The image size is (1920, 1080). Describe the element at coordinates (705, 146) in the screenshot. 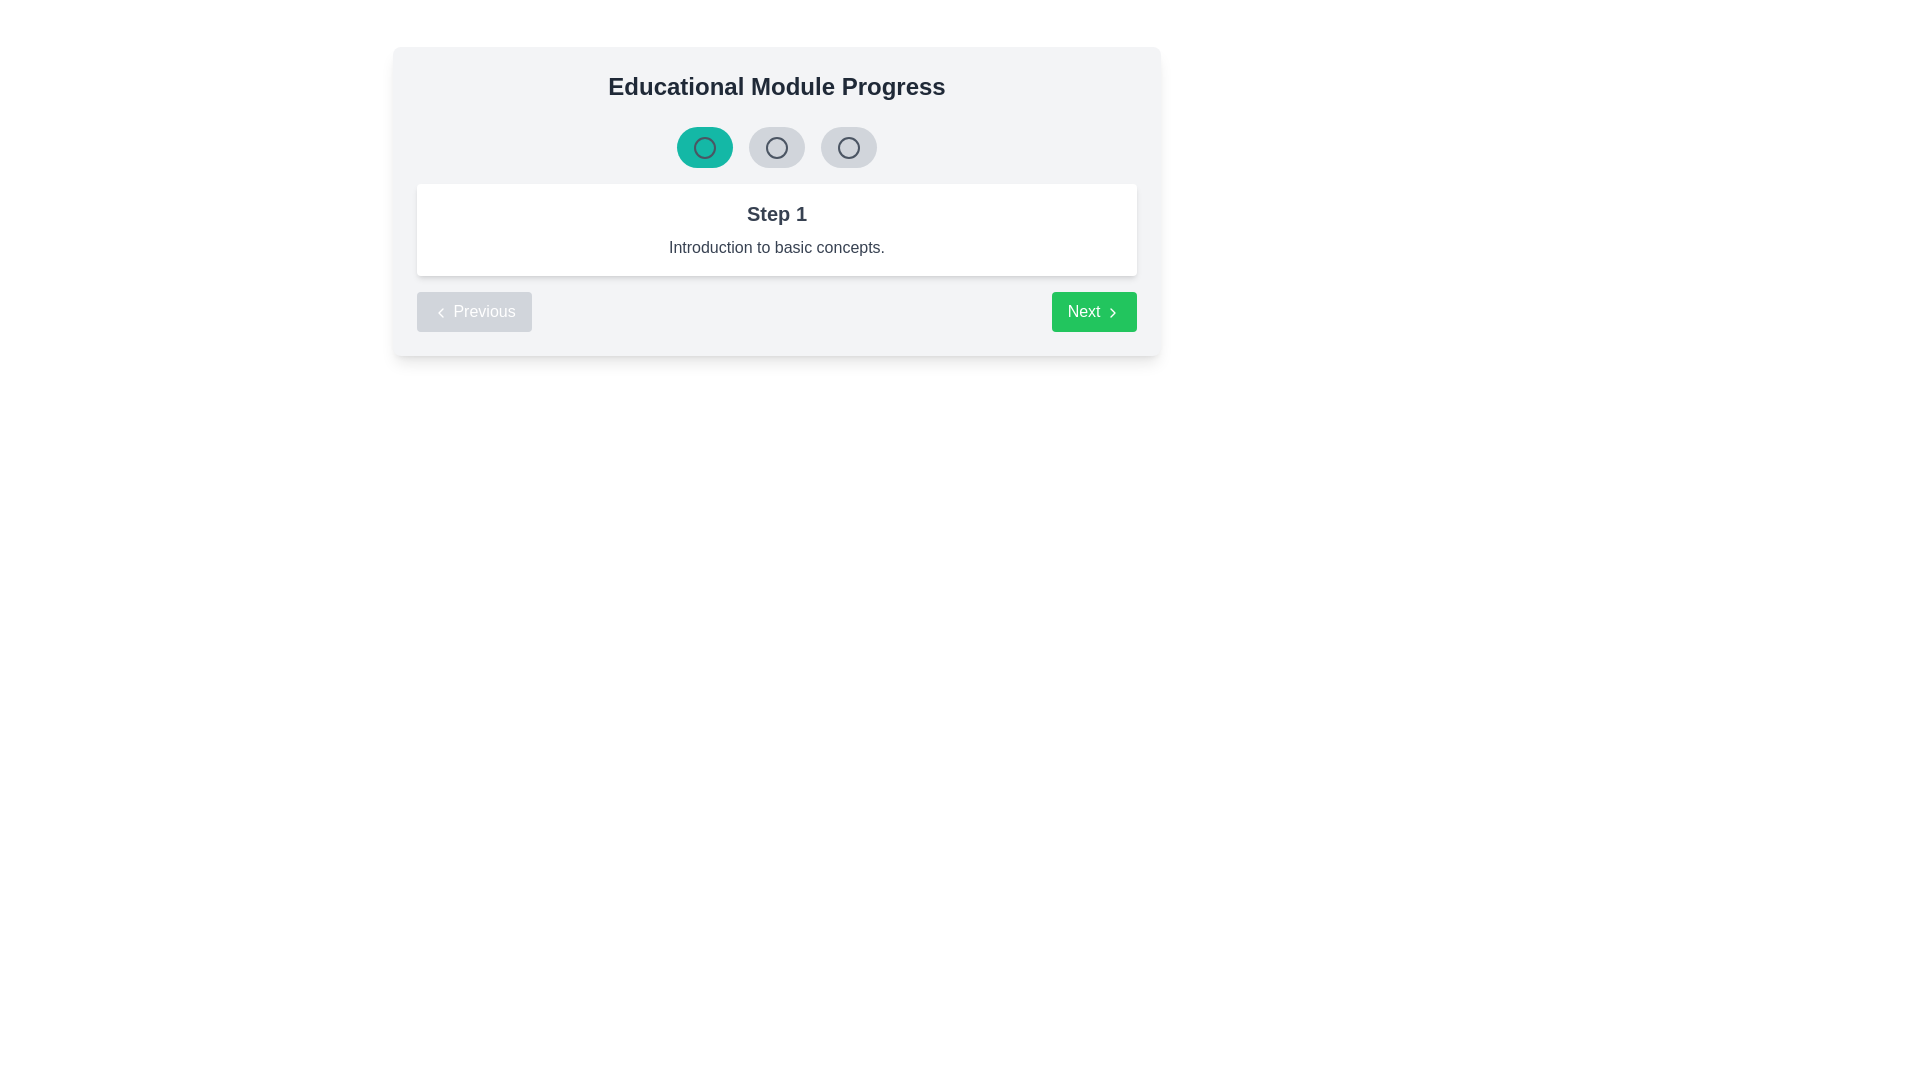

I see `the active, leftmost circle in the SVG progress step indicator, which is styled with a teal background and indicates progress in the 'Educational Module Progress.'` at that location.